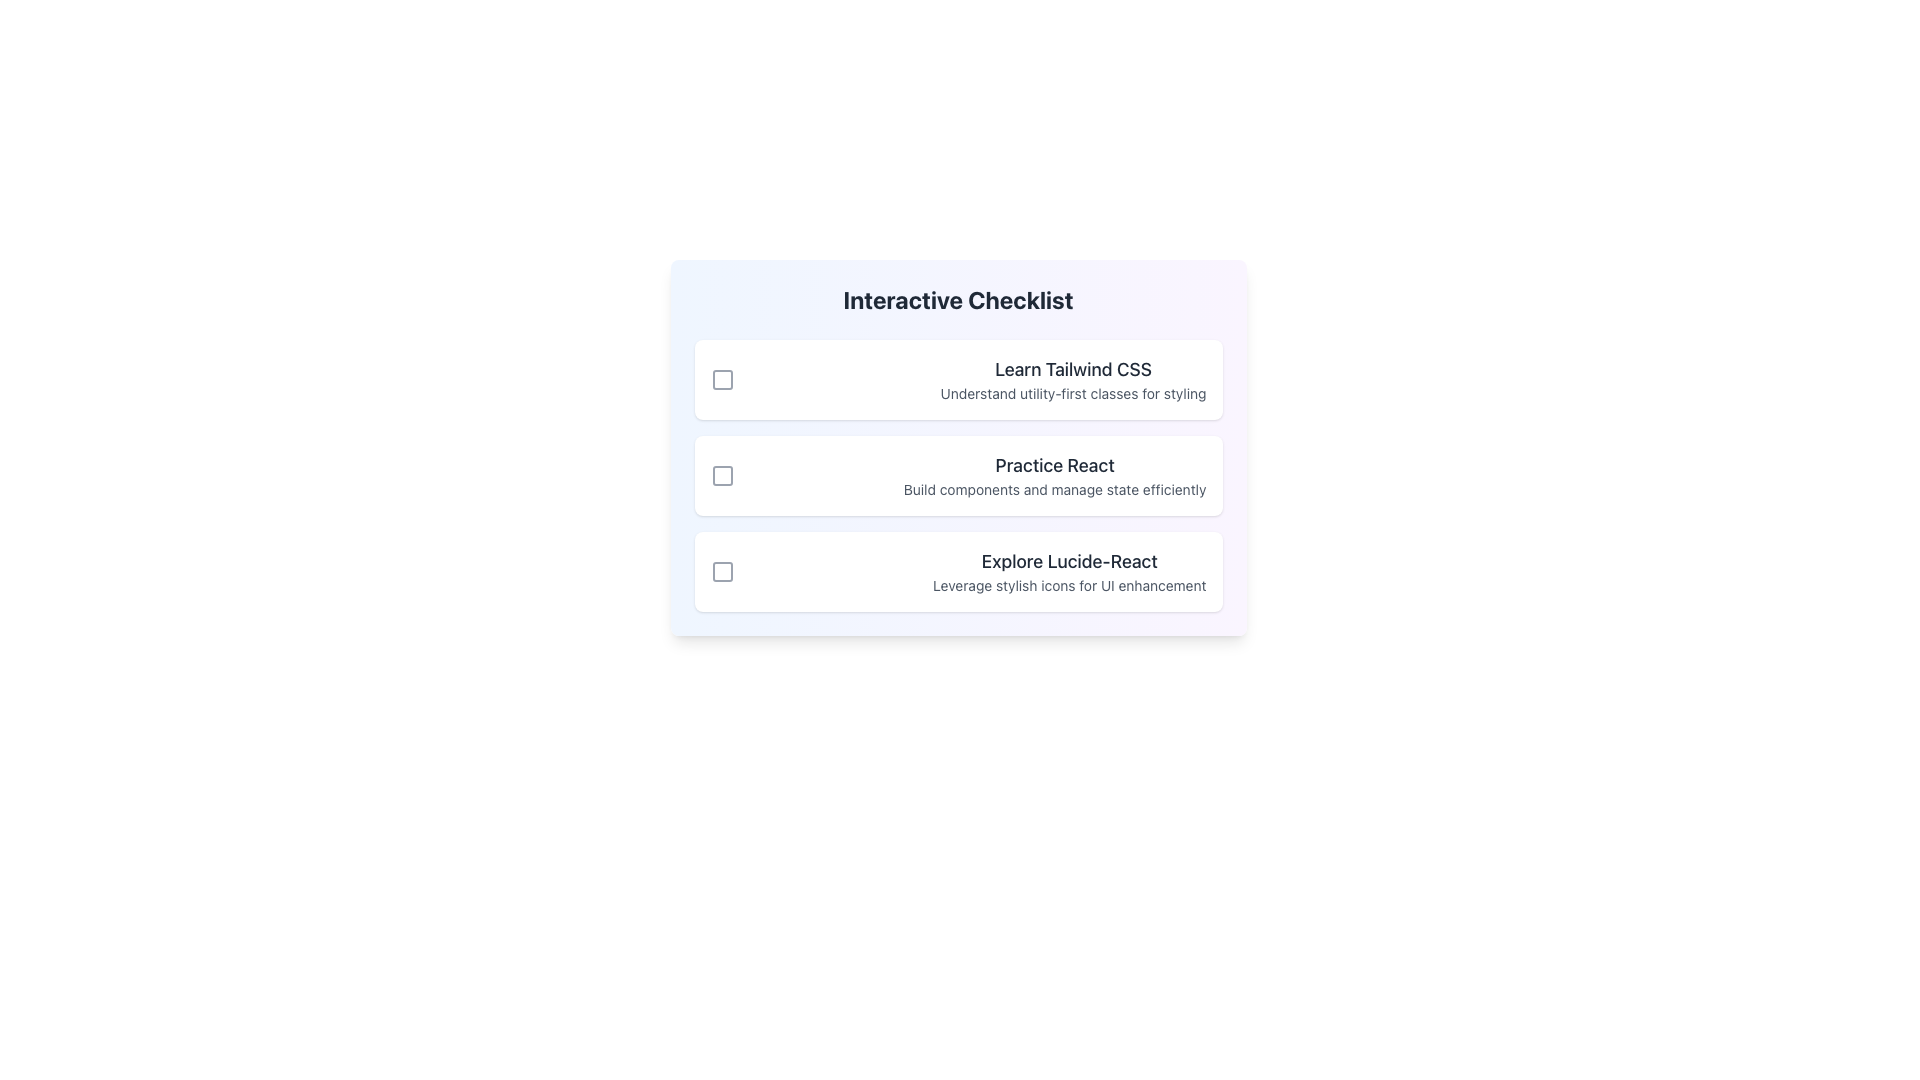 The height and width of the screenshot is (1080, 1920). What do you see at coordinates (721, 475) in the screenshot?
I see `the checkbox located to the left of the 'Practice React' text` at bounding box center [721, 475].